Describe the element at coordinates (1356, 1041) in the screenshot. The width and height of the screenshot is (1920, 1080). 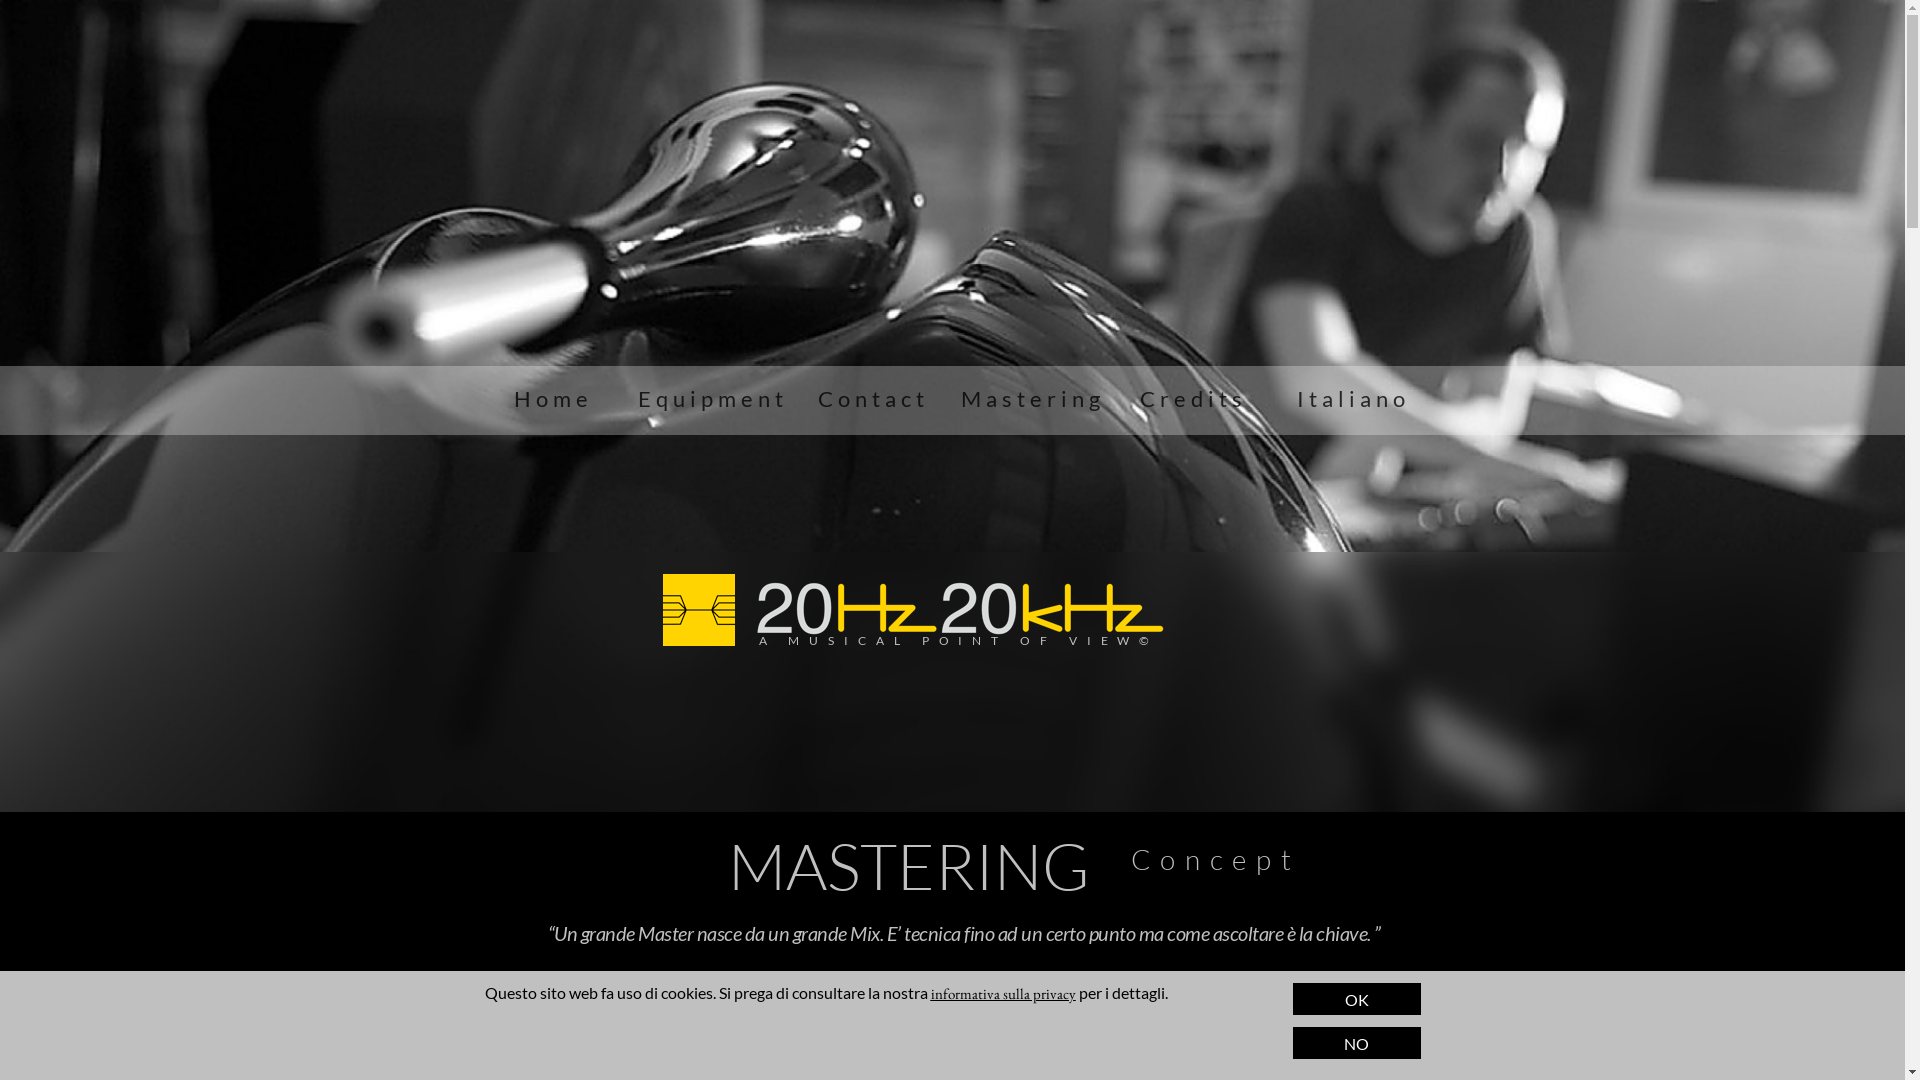
I see `'NO'` at that location.